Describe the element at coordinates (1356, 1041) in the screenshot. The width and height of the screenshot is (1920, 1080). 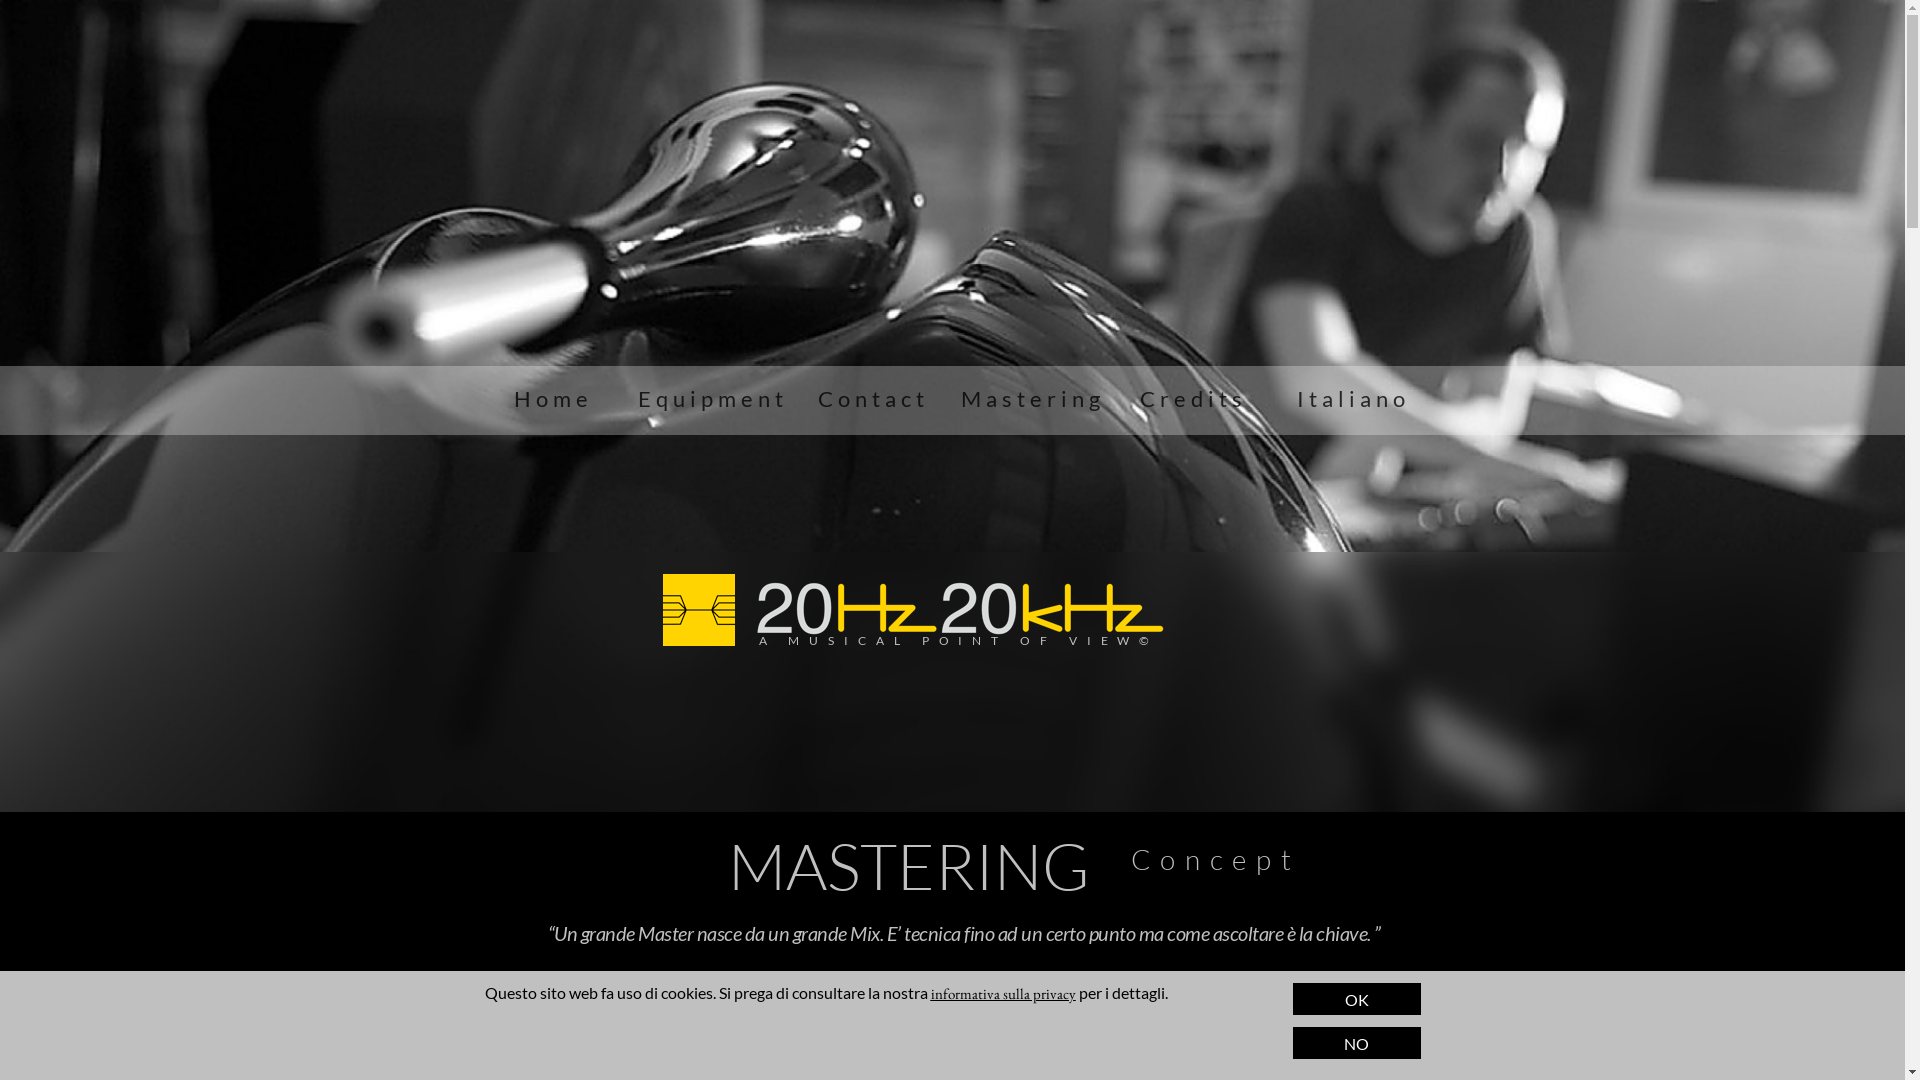
I see `'NO'` at that location.